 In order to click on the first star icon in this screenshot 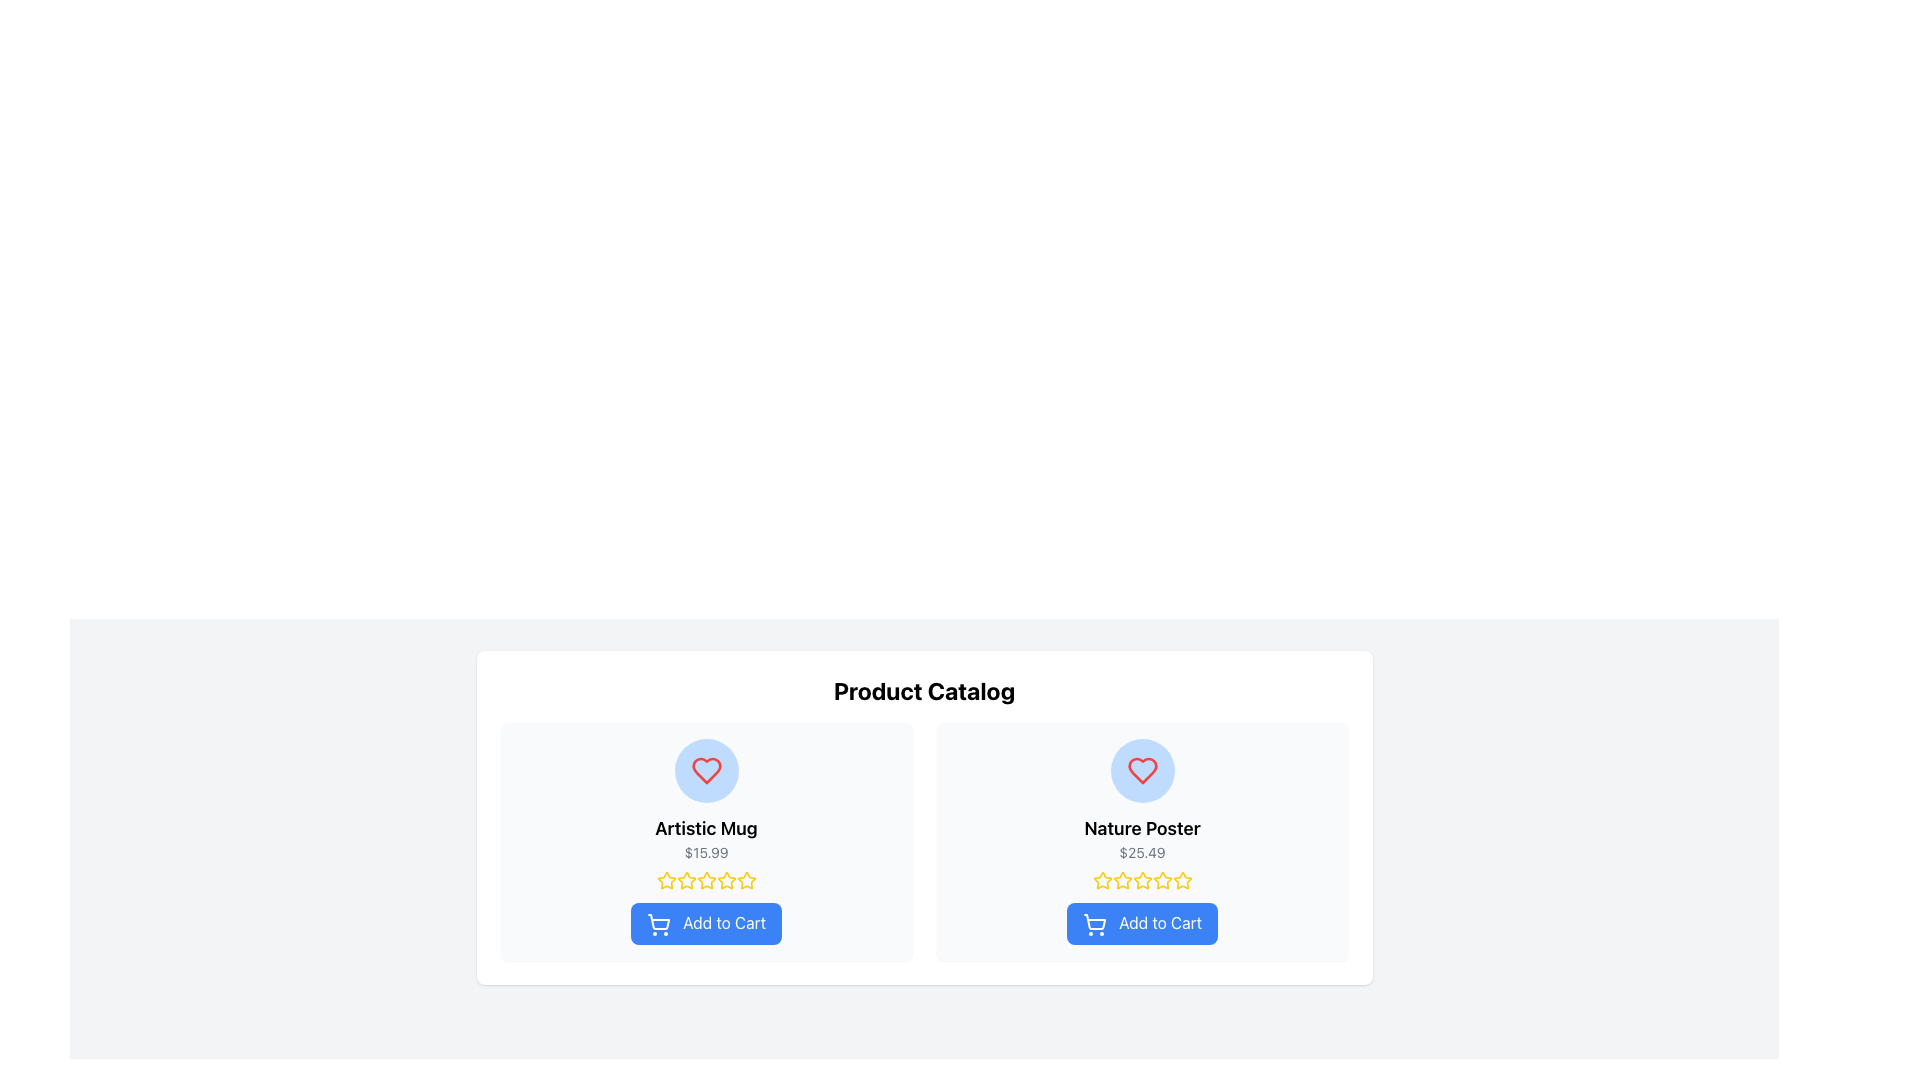, I will do `click(666, 879)`.